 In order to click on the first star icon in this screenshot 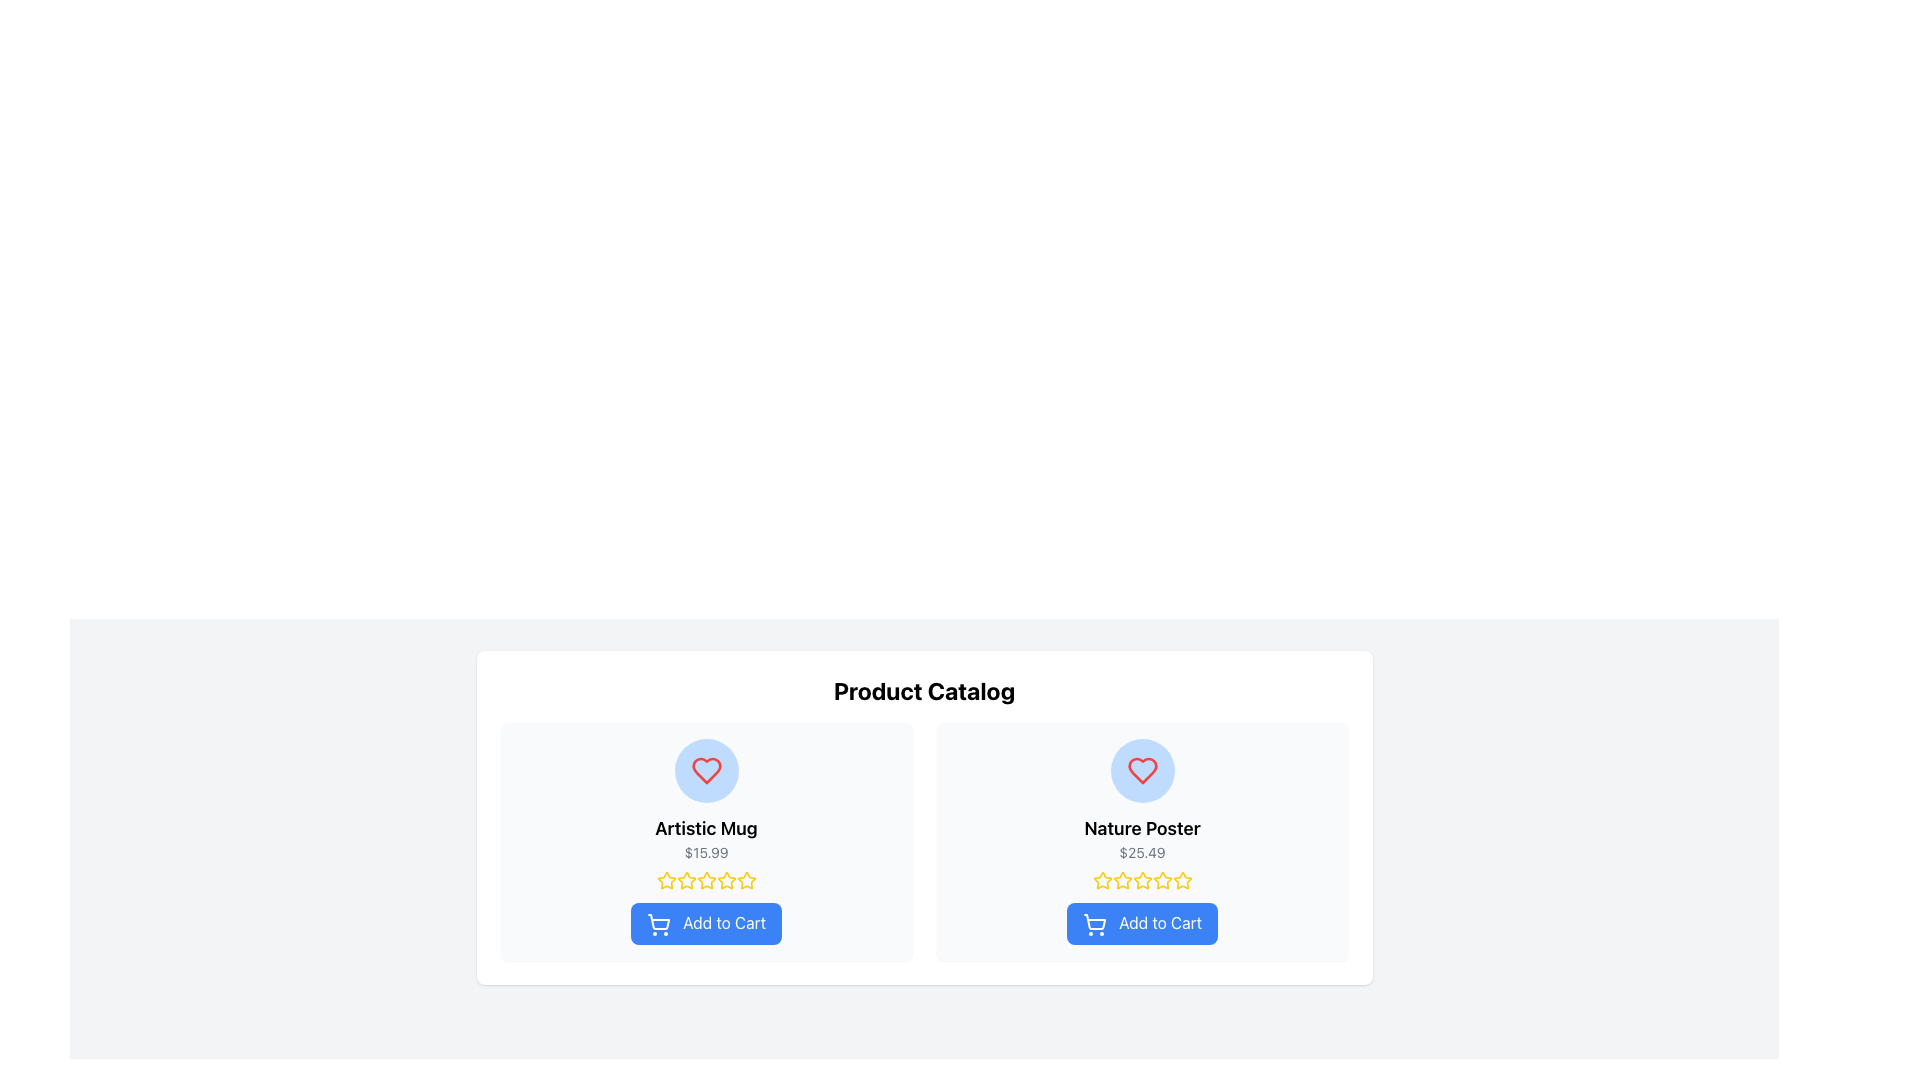, I will do `click(666, 879)`.